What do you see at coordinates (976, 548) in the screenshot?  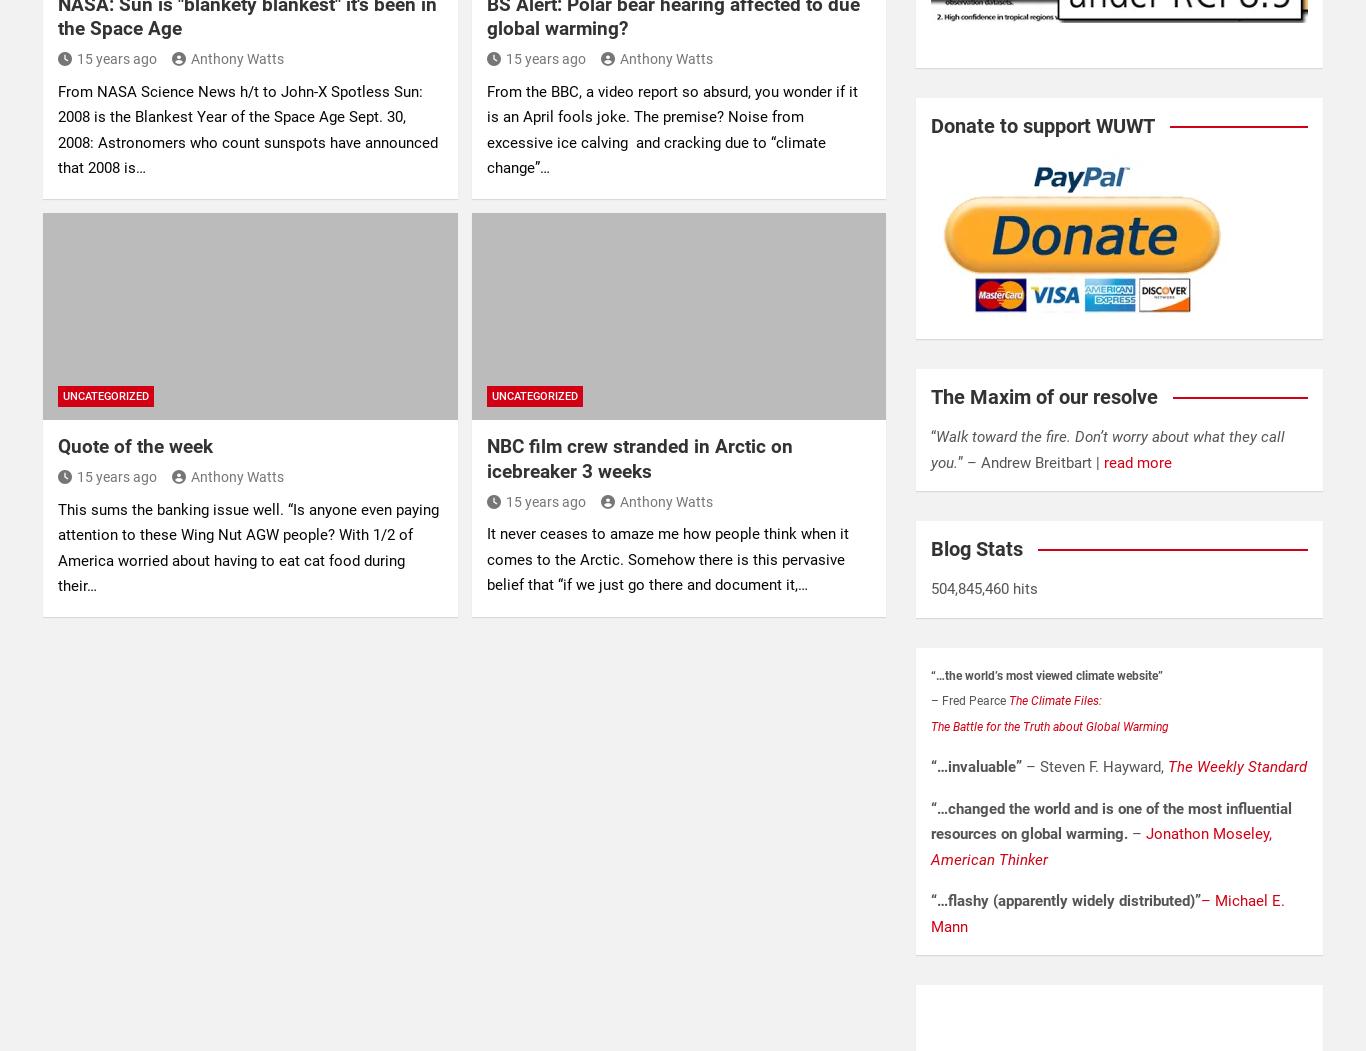 I see `'Blog Stats'` at bounding box center [976, 548].